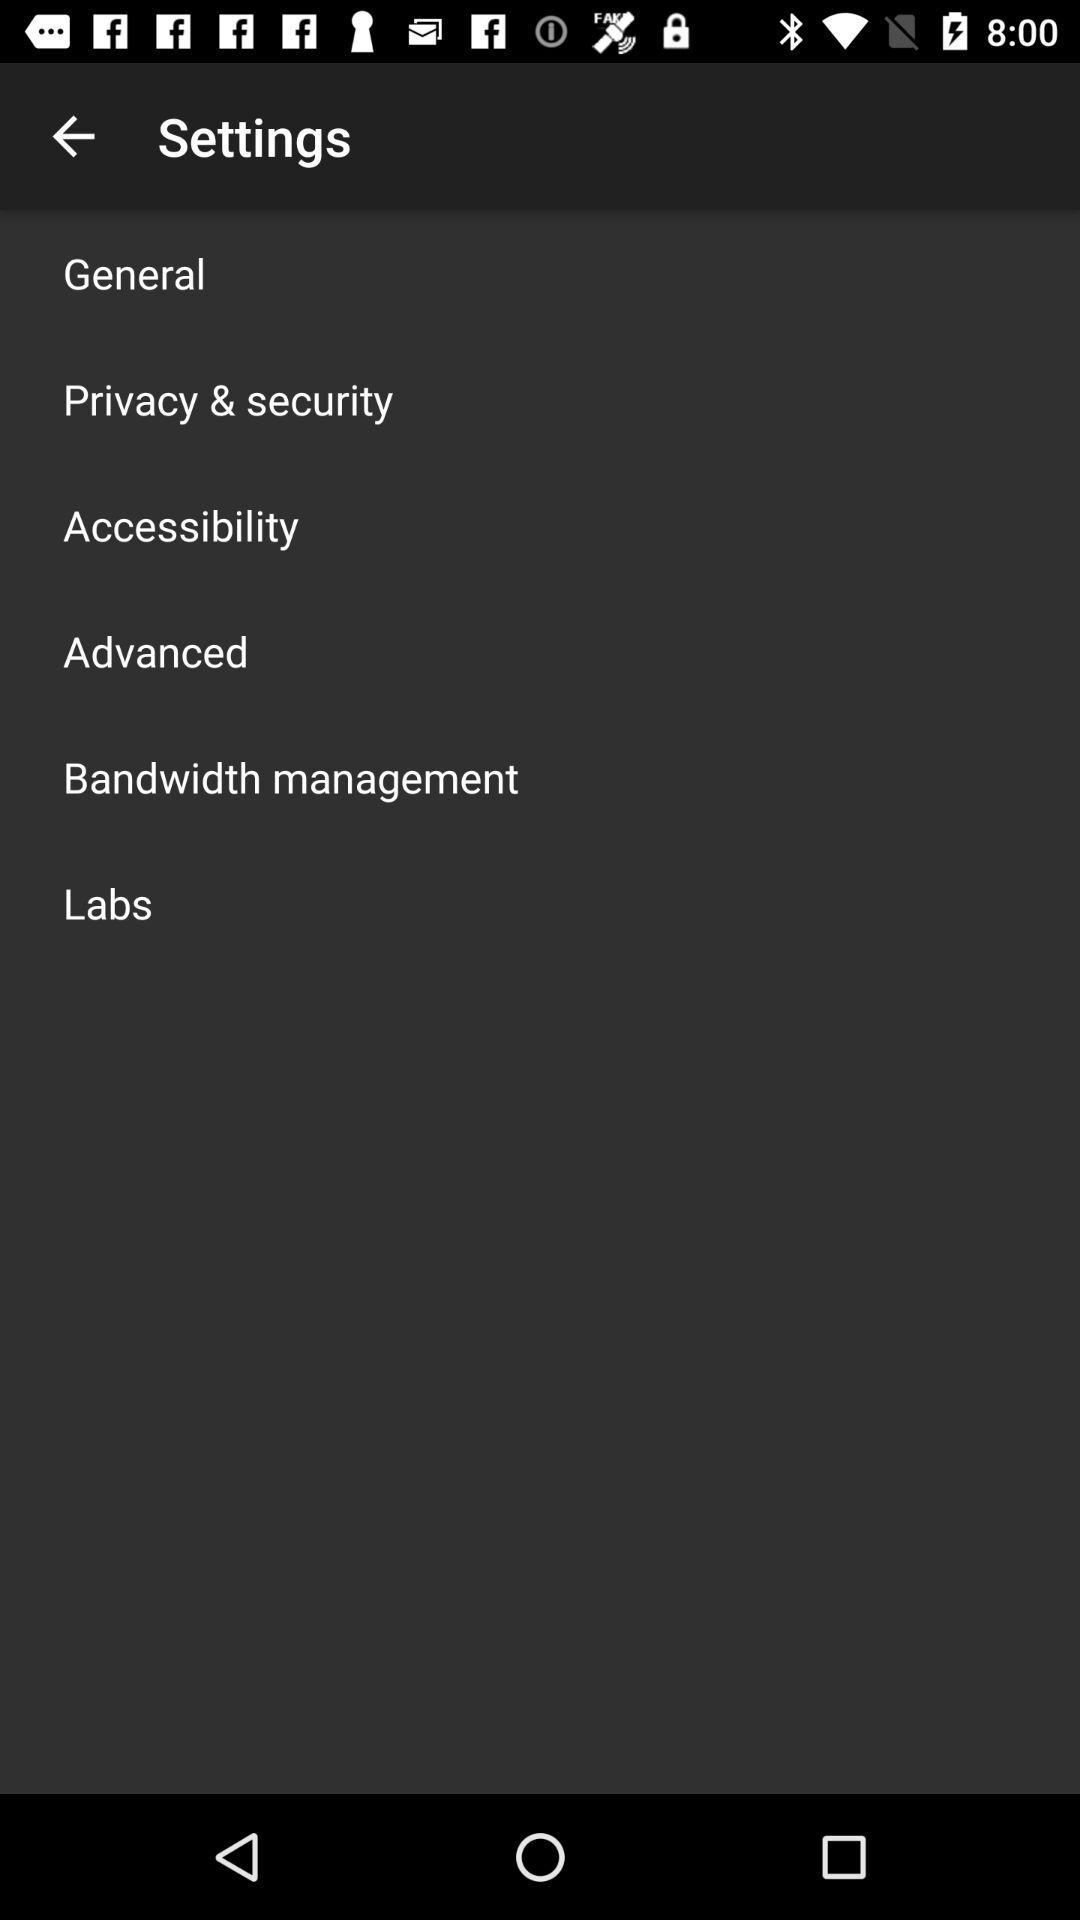  I want to click on accessibility icon, so click(181, 524).